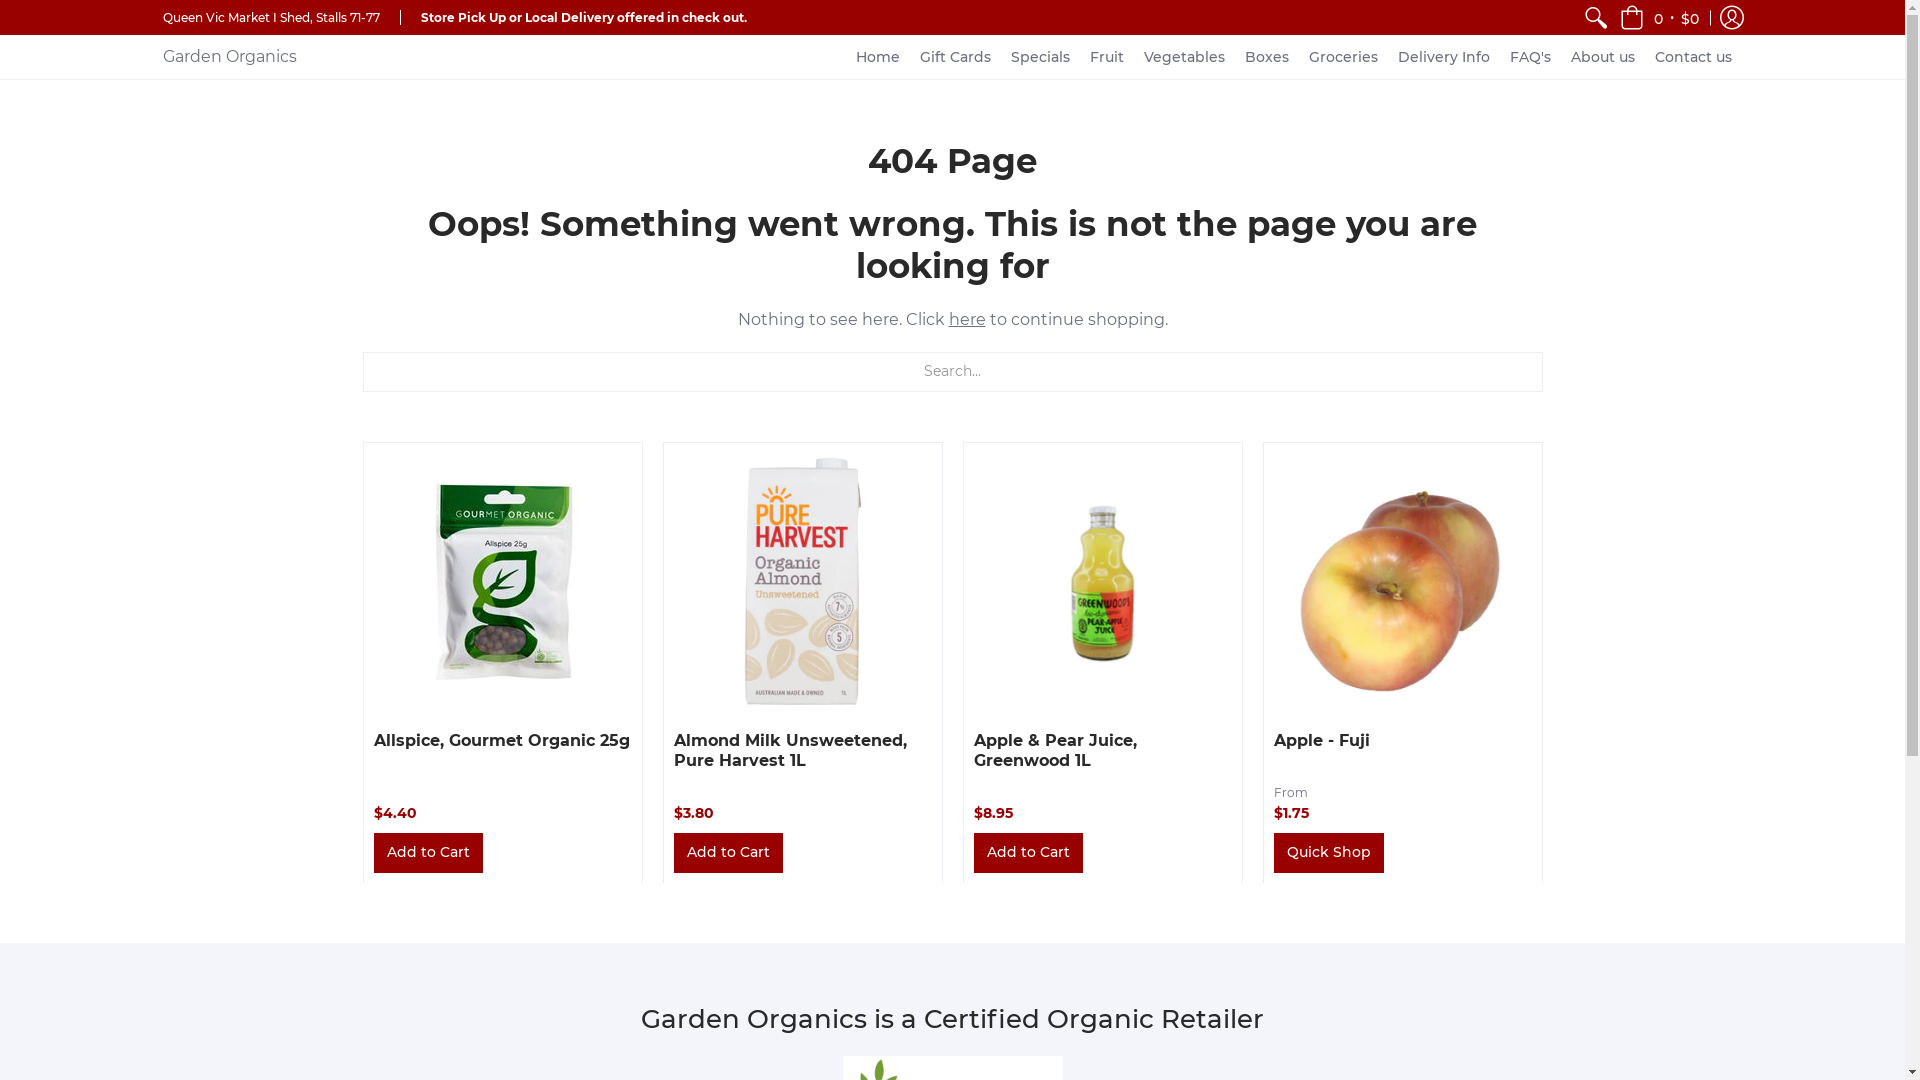 Image resolution: width=1920 pixels, height=1080 pixels. I want to click on 'Boxes', so click(1233, 56).